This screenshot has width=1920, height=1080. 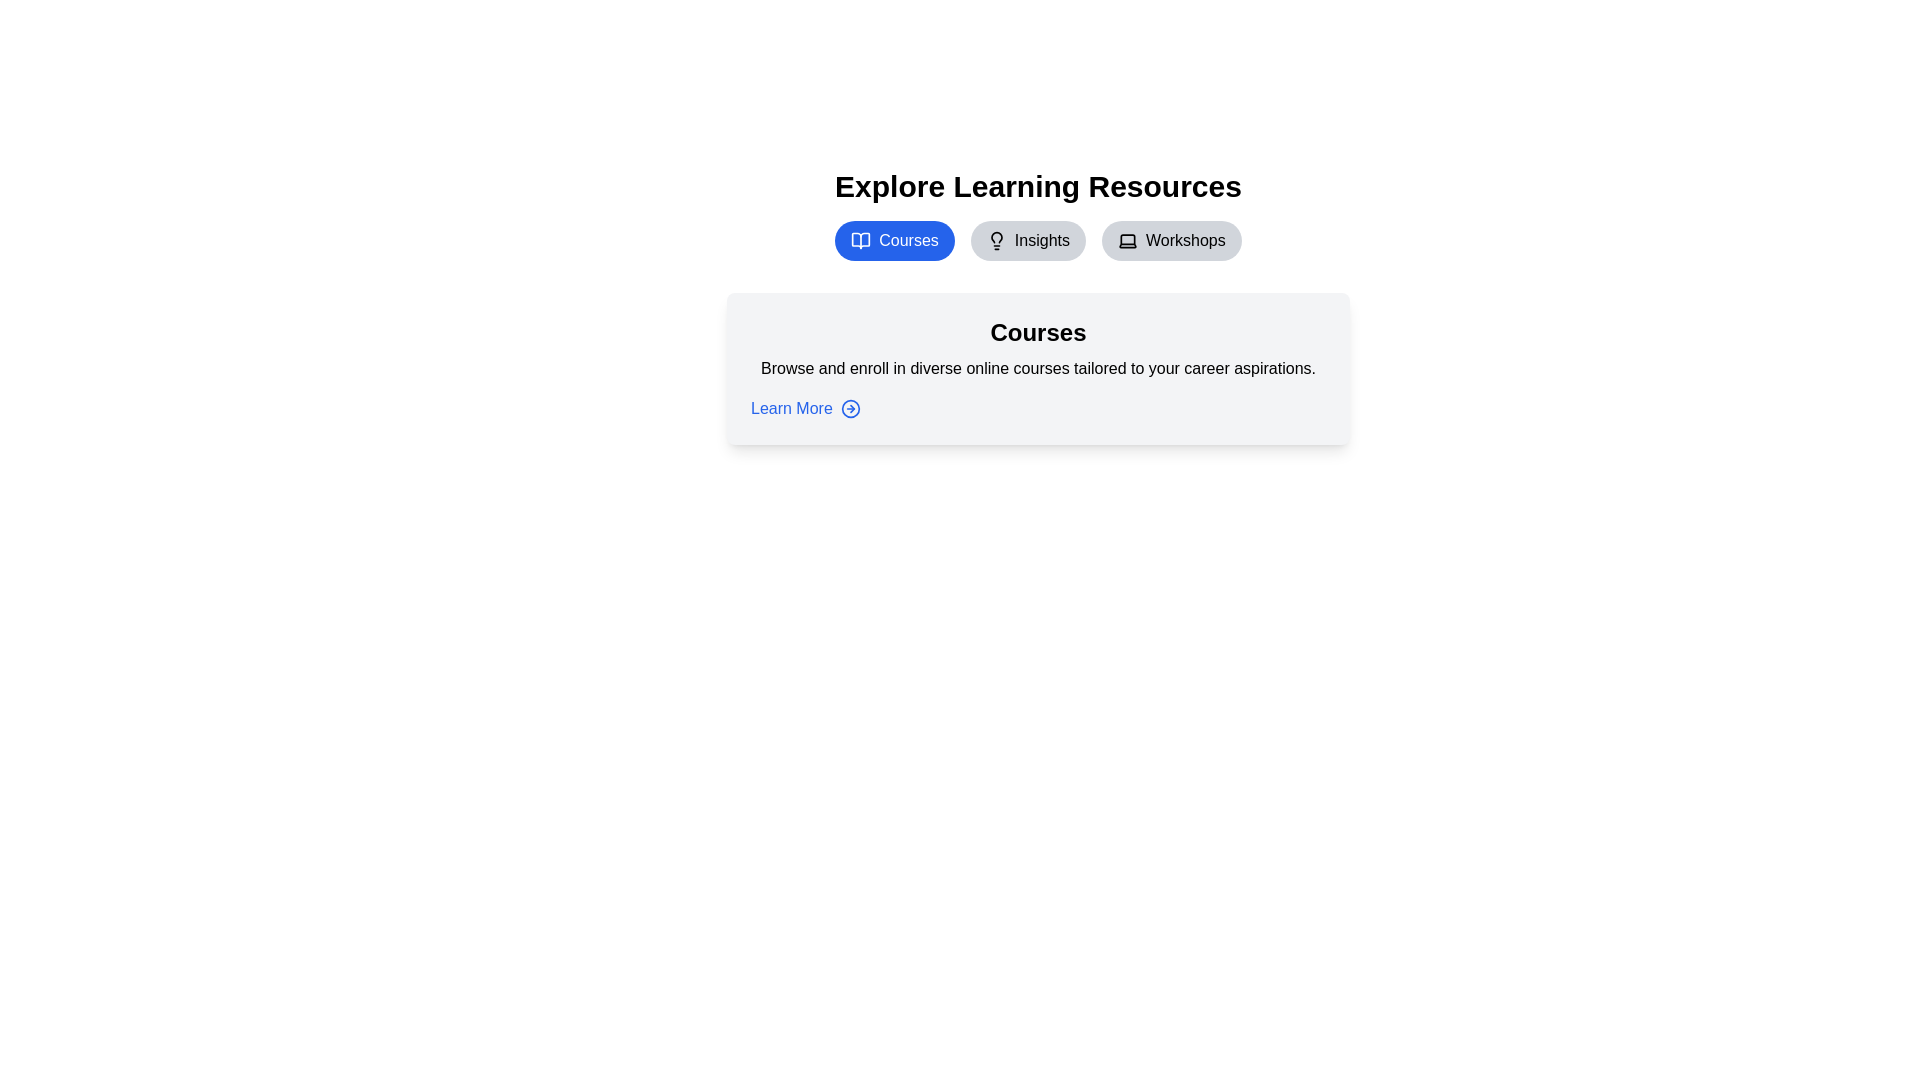 I want to click on the tab titled Insights, so click(x=1028, y=239).